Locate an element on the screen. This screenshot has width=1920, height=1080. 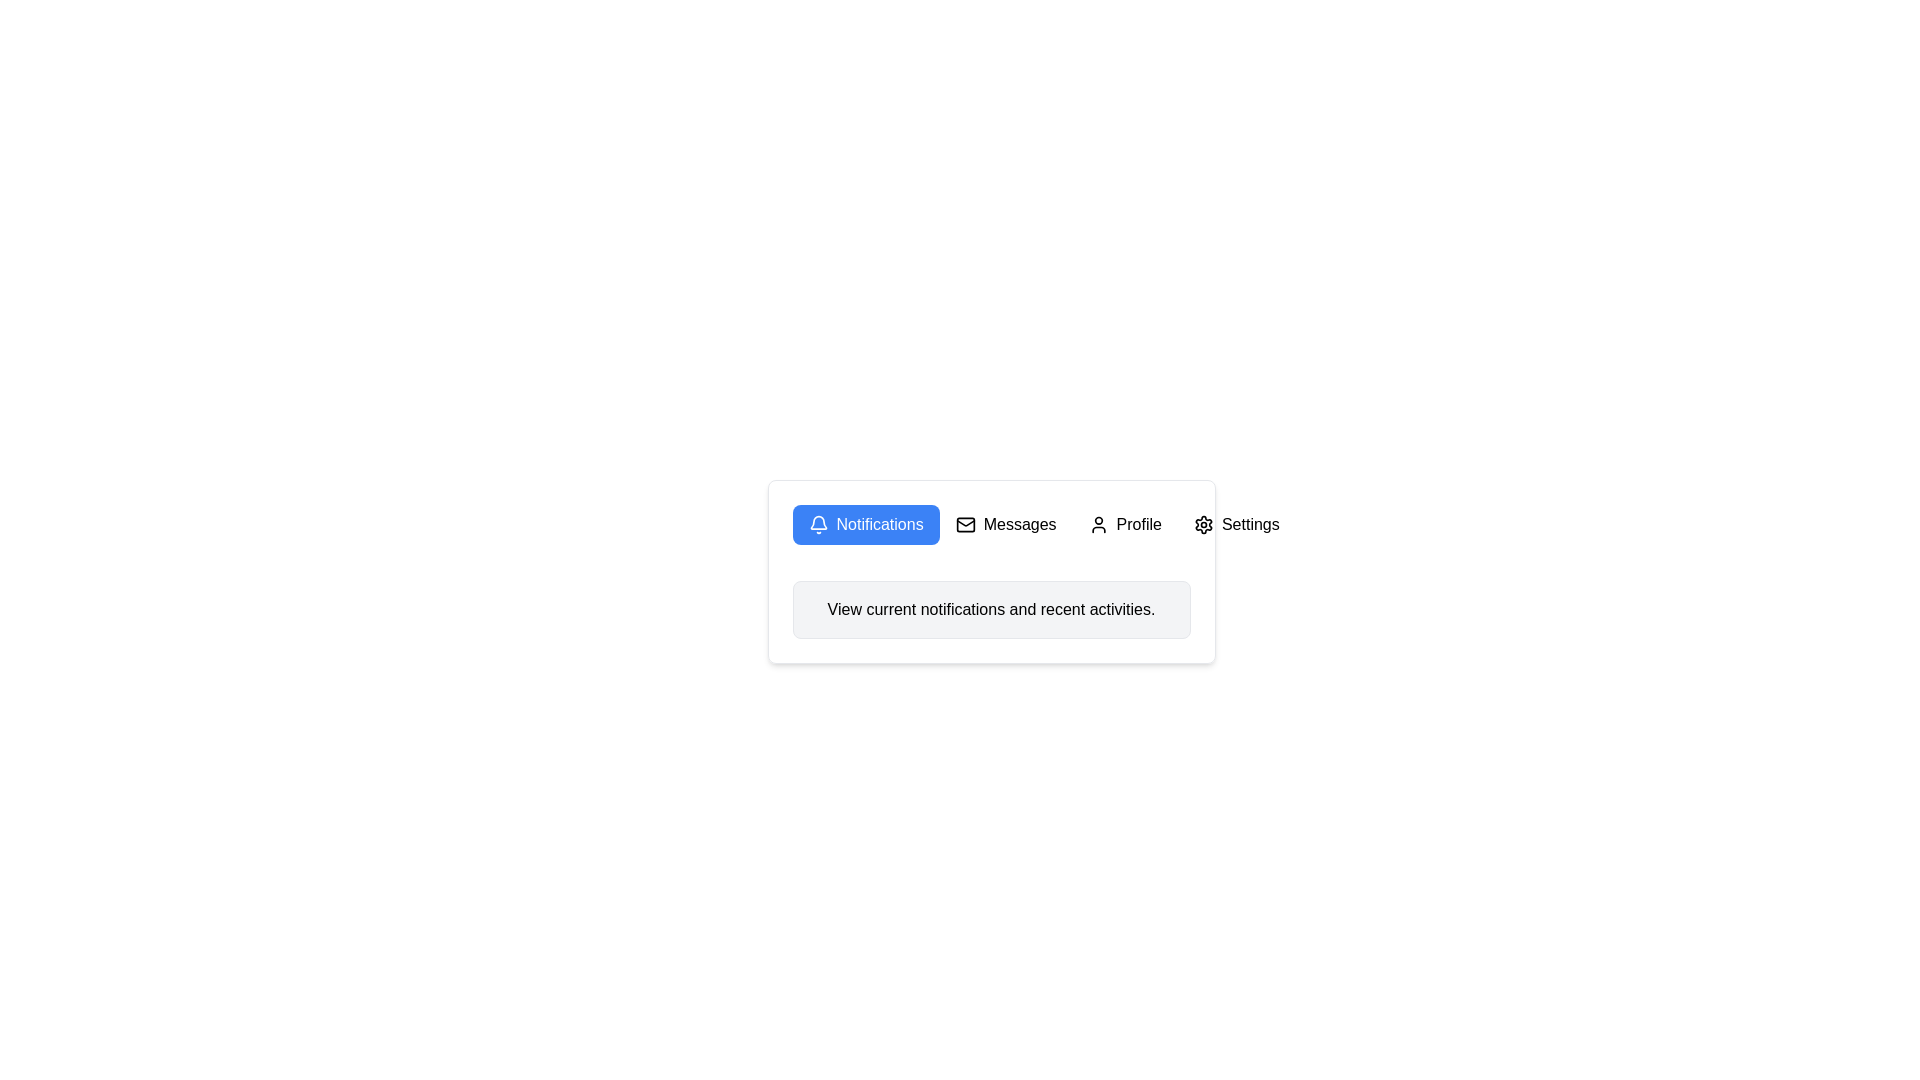
the notifications label in the navigation bar is located at coordinates (880, 523).